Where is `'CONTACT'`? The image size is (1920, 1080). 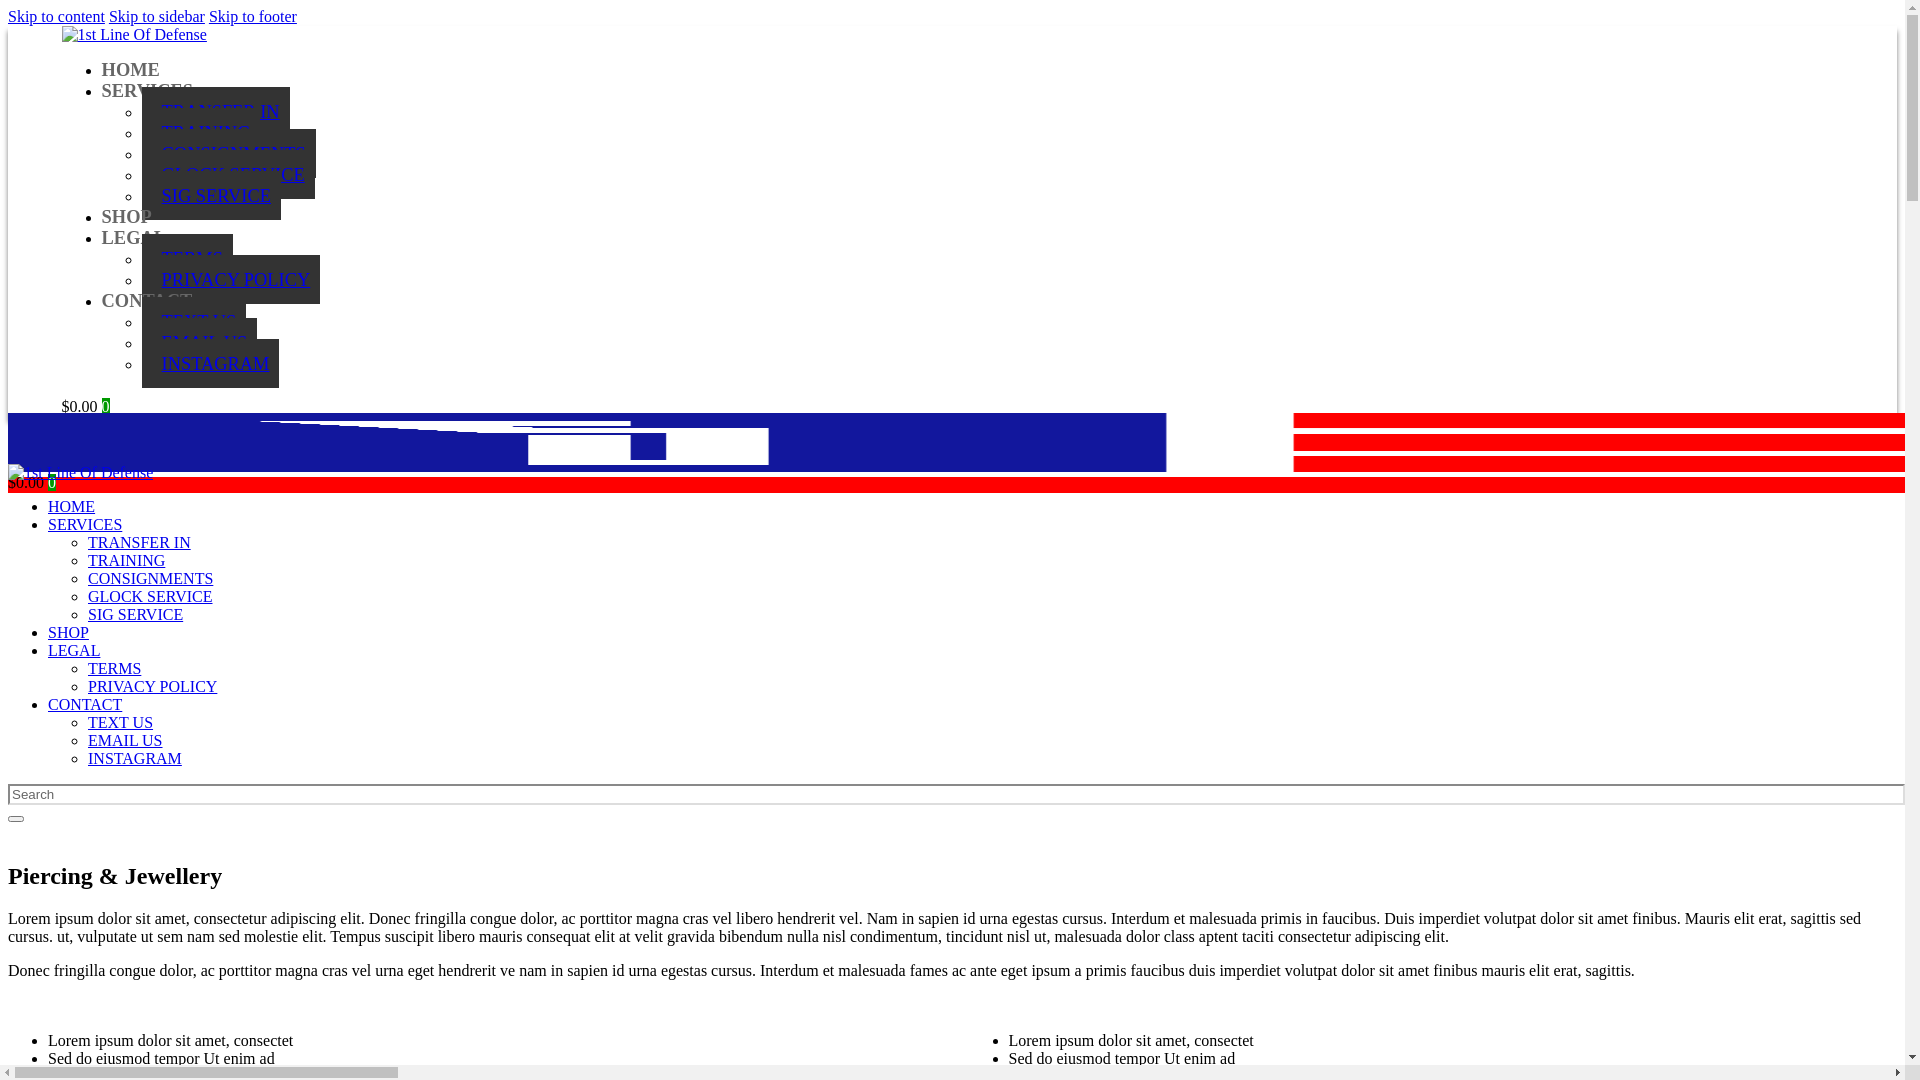 'CONTACT' is located at coordinates (100, 300).